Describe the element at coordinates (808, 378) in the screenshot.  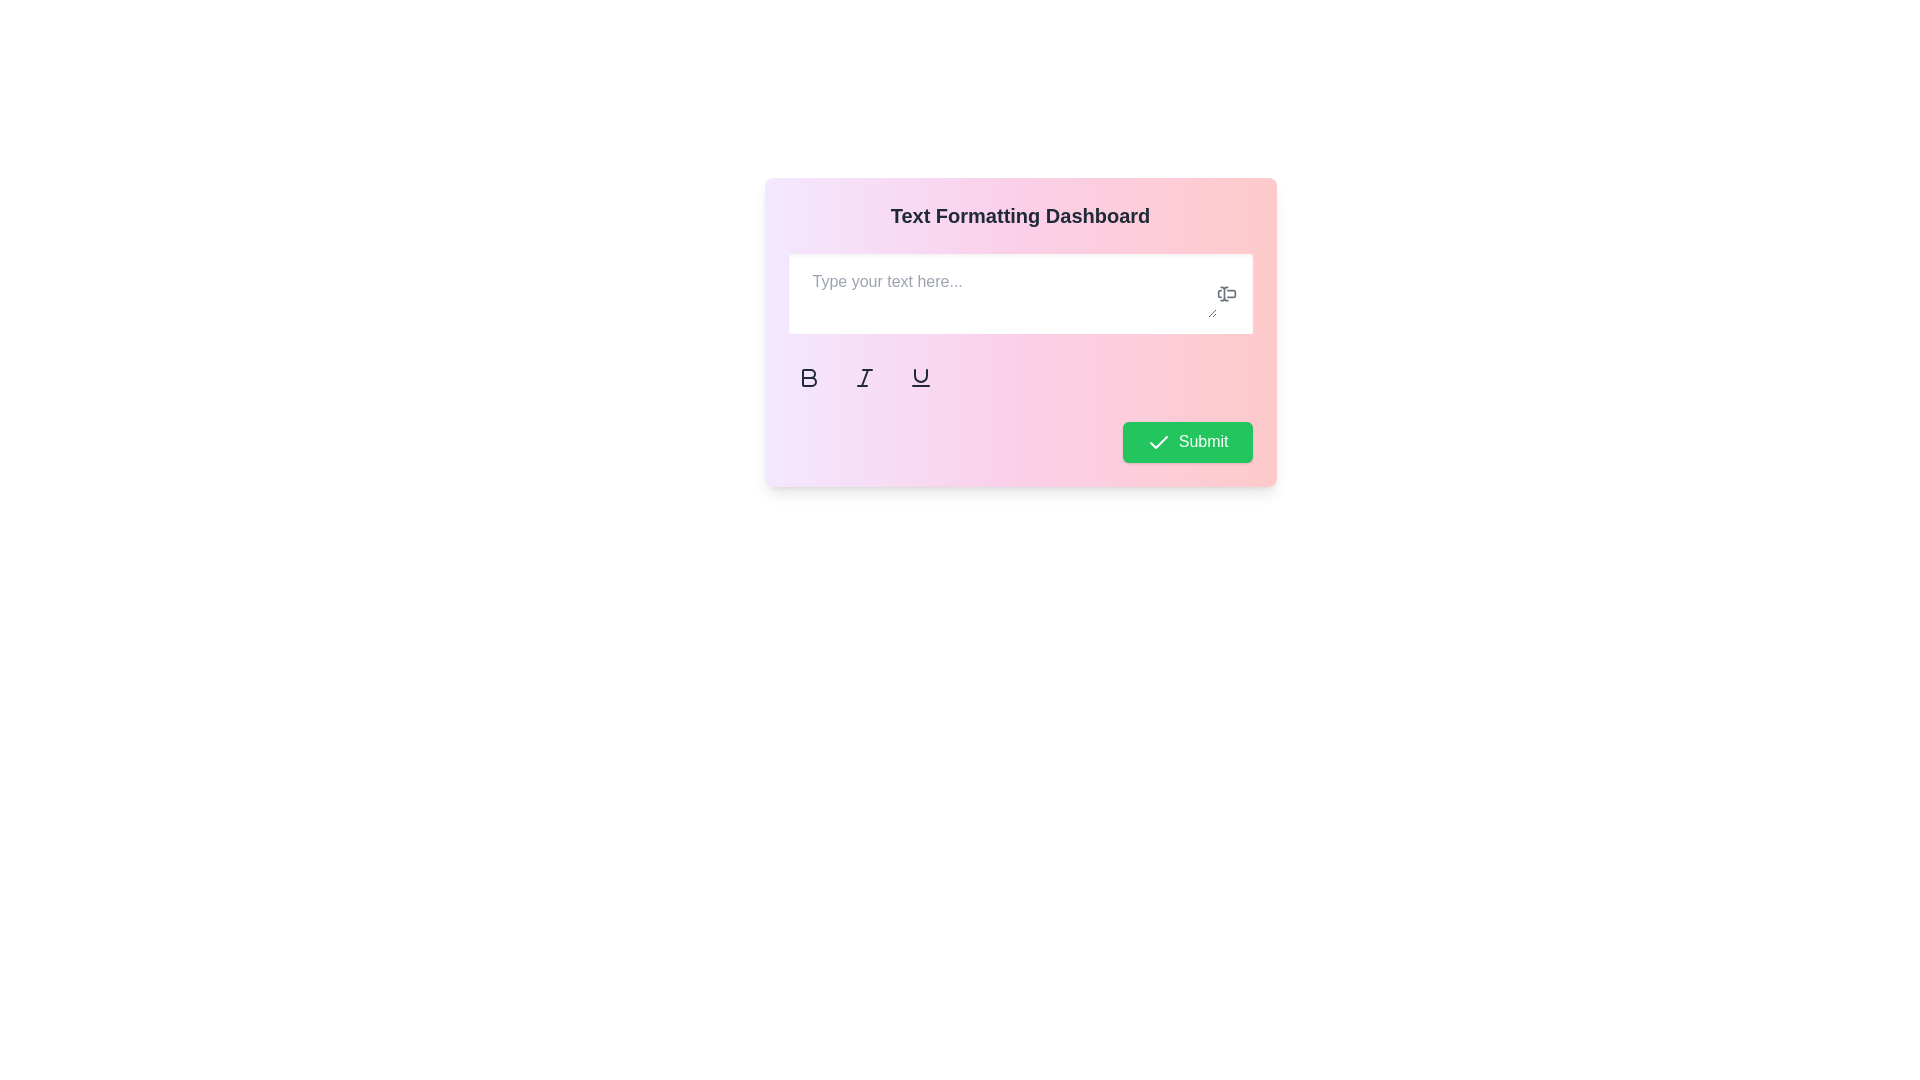
I see `the first button from left to right in a group of three buttons that toggles bold formatting for selected text, located directly underneath the text input field` at that location.